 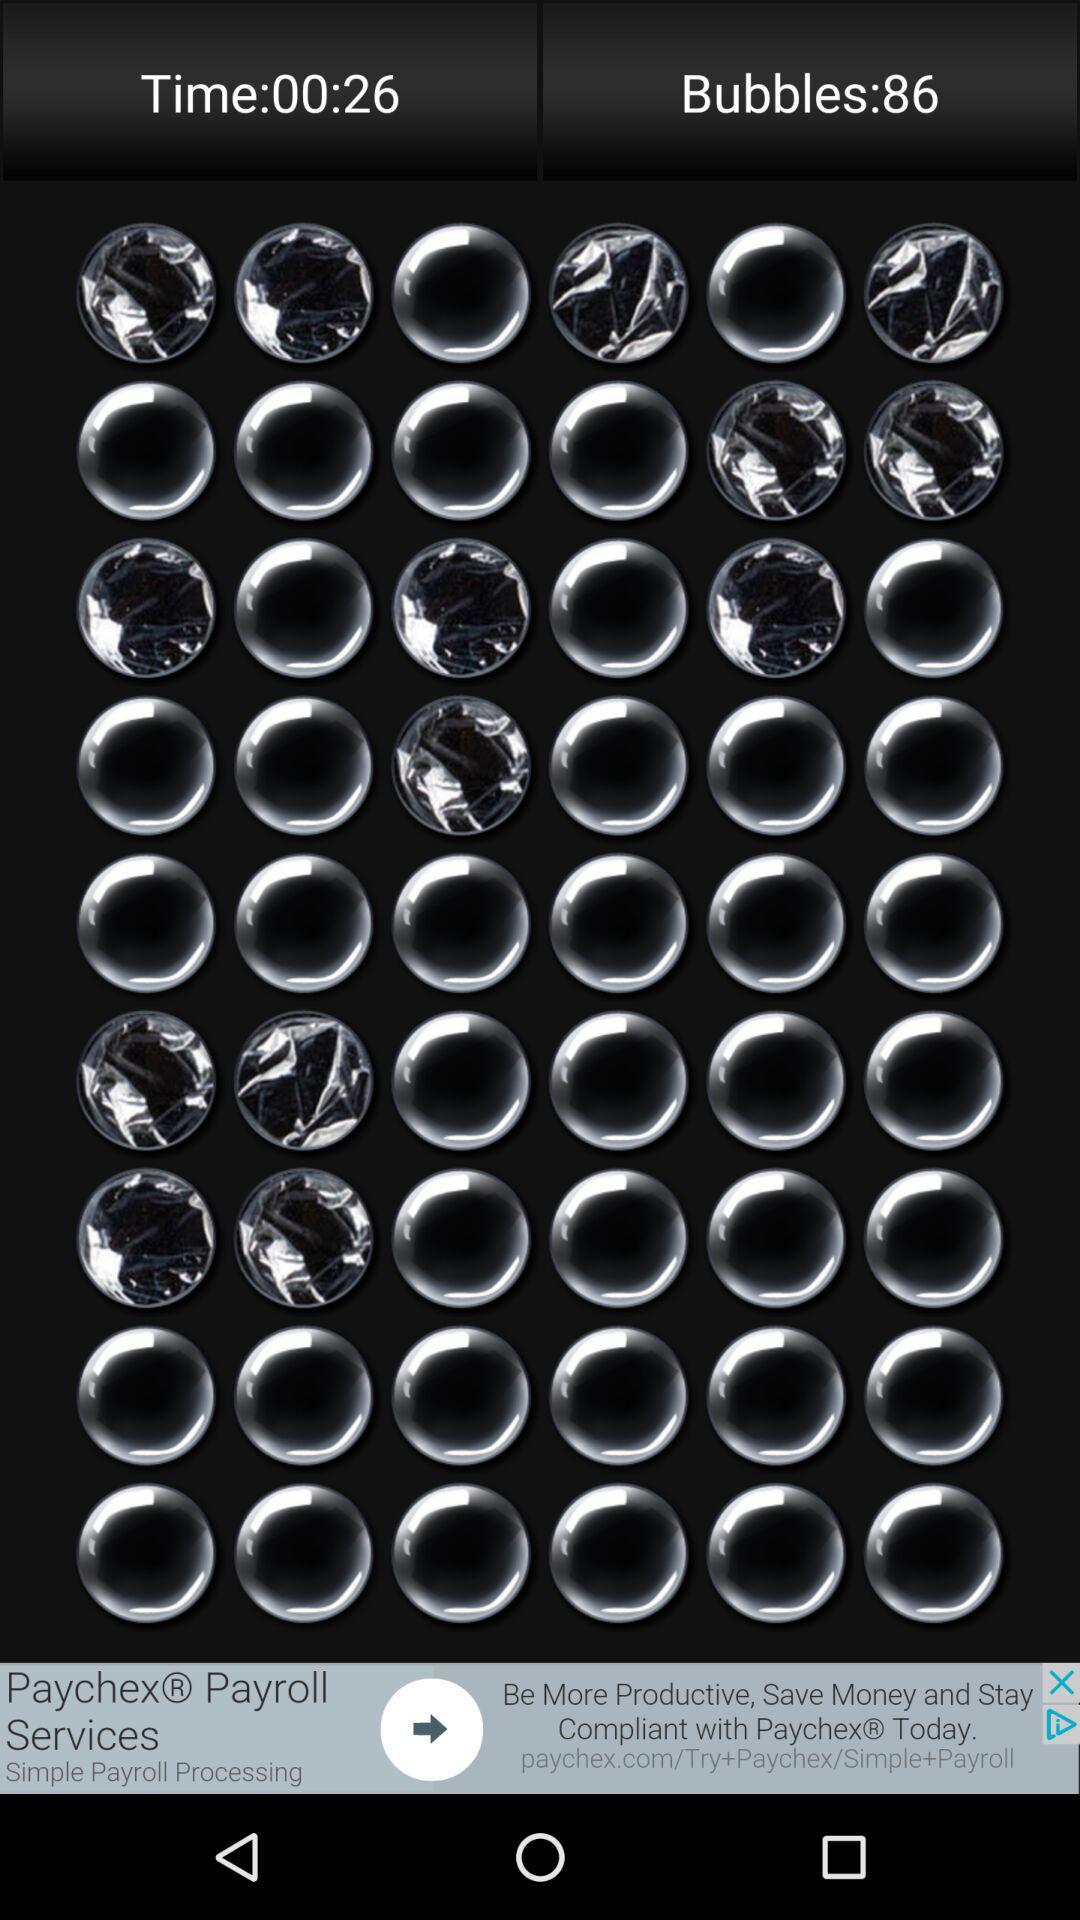 What do you see at coordinates (145, 922) in the screenshot?
I see `touch to break bubble` at bounding box center [145, 922].